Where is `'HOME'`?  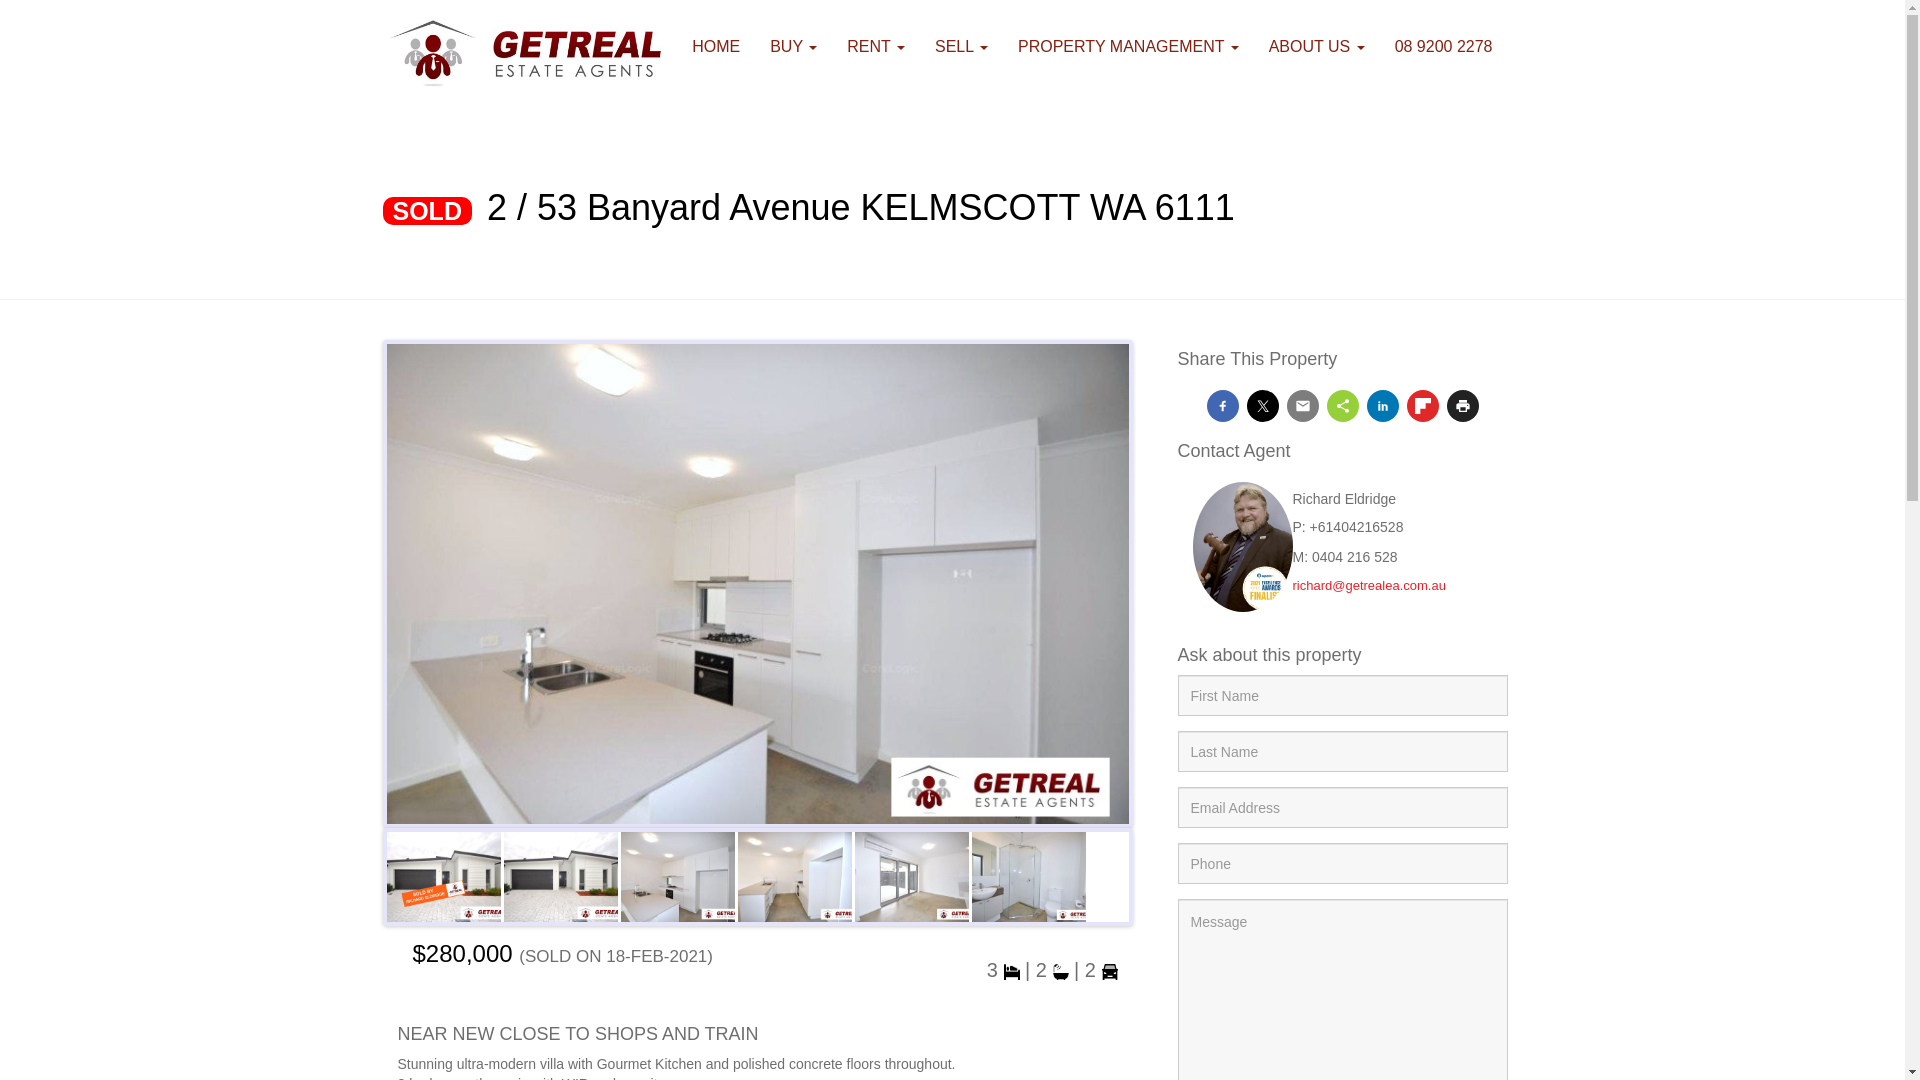
'HOME' is located at coordinates (715, 45).